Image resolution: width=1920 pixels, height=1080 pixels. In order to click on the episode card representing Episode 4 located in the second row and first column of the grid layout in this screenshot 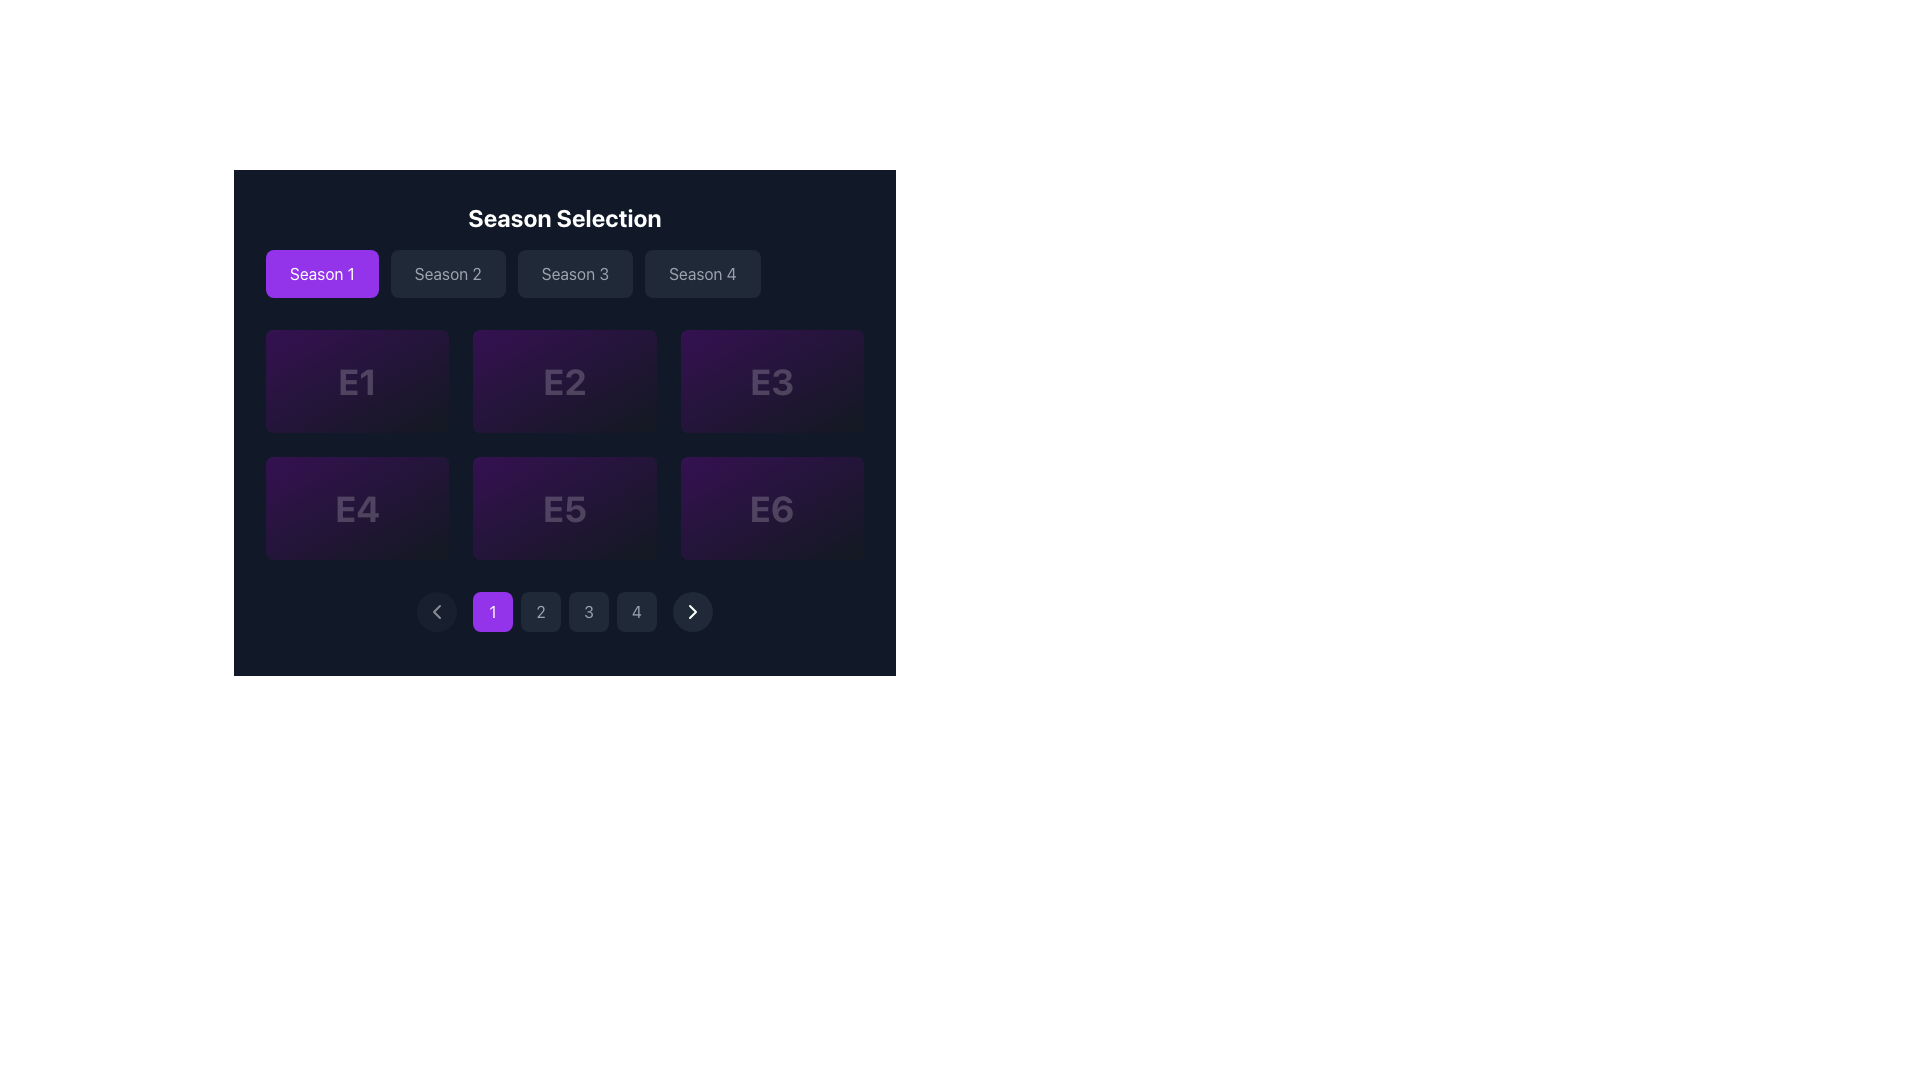, I will do `click(357, 507)`.